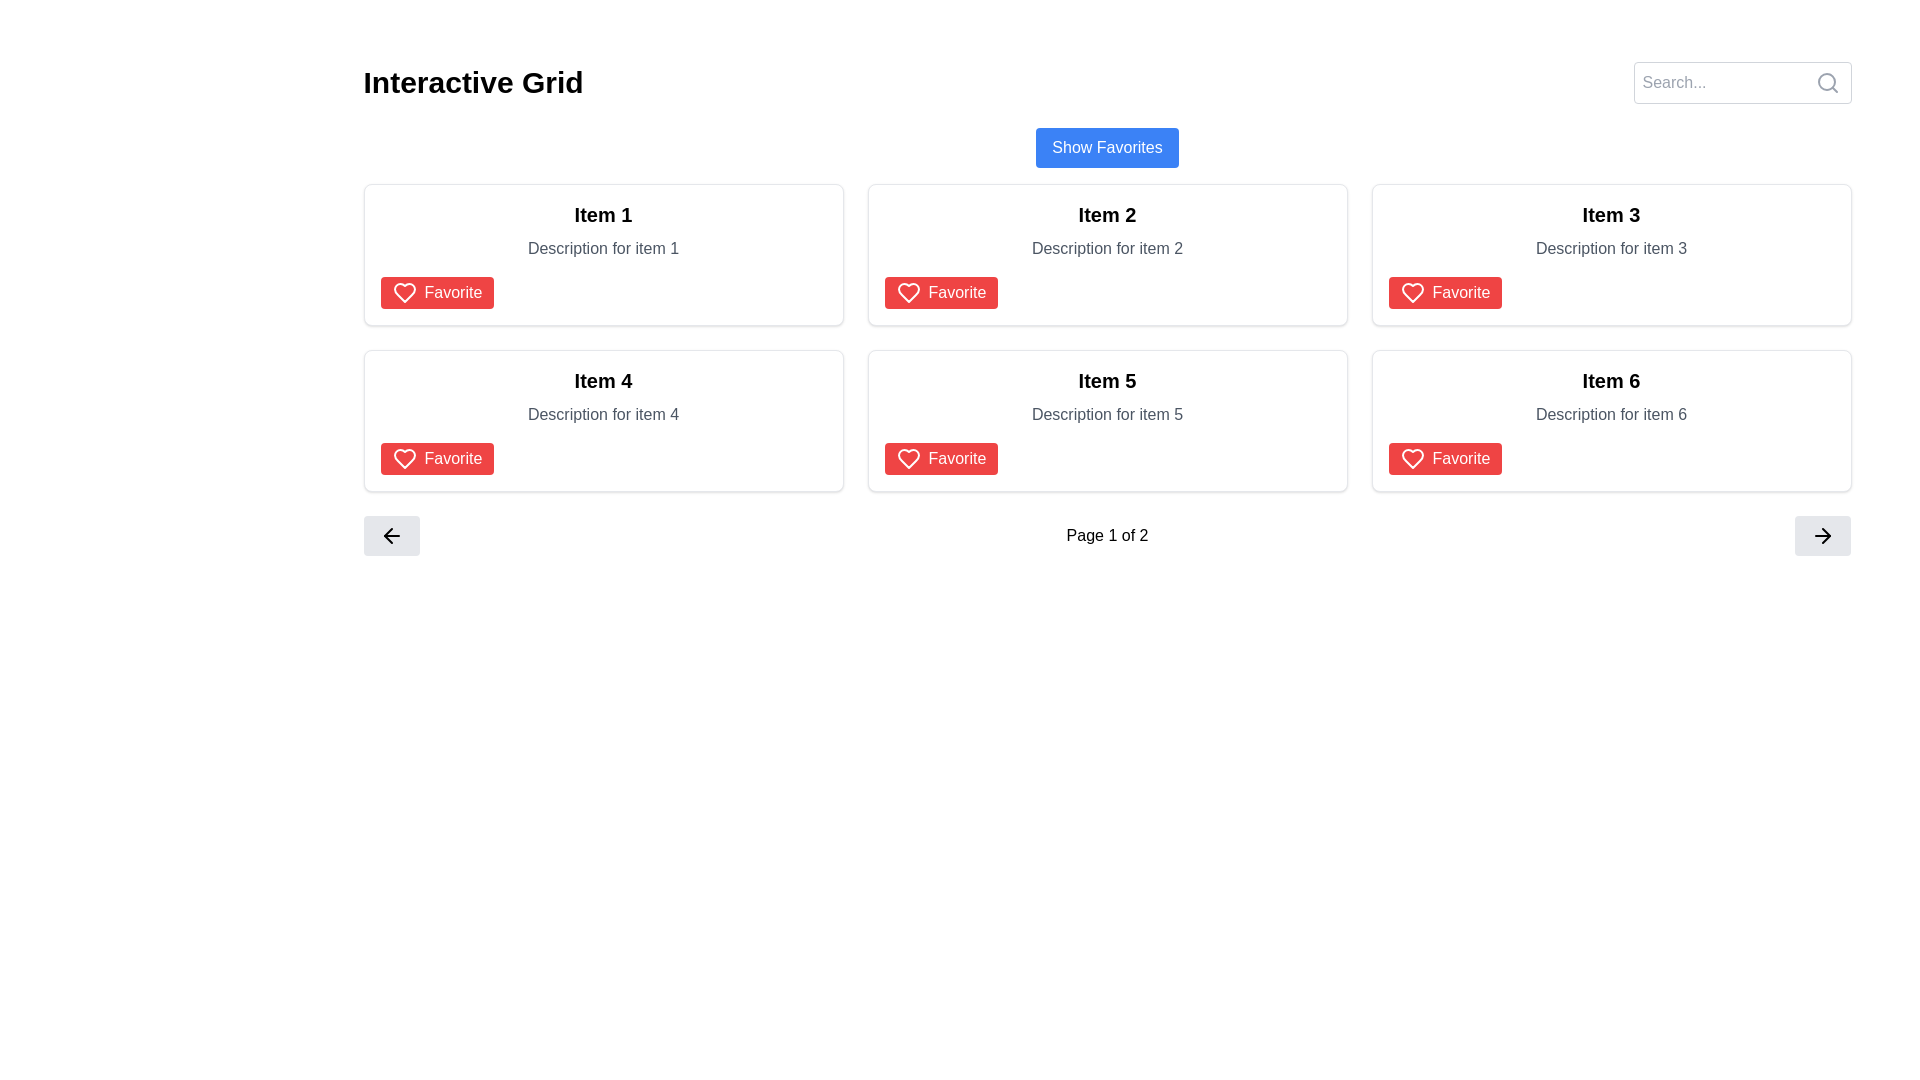 The width and height of the screenshot is (1920, 1080). What do you see at coordinates (1823, 535) in the screenshot?
I see `the rightward arrow IconButton located in the bottom-right corner of the interface for keyboard navigation` at bounding box center [1823, 535].